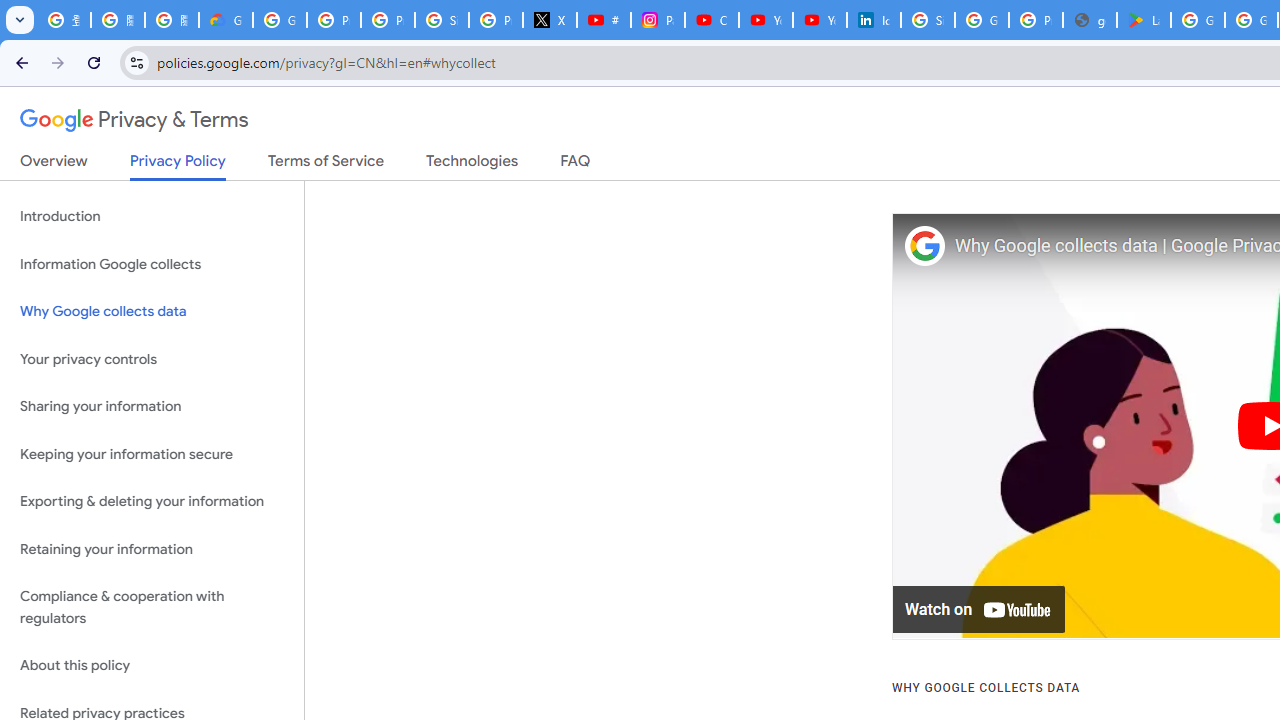 The width and height of the screenshot is (1280, 720). Describe the element at coordinates (471, 164) in the screenshot. I see `'Technologies'` at that location.